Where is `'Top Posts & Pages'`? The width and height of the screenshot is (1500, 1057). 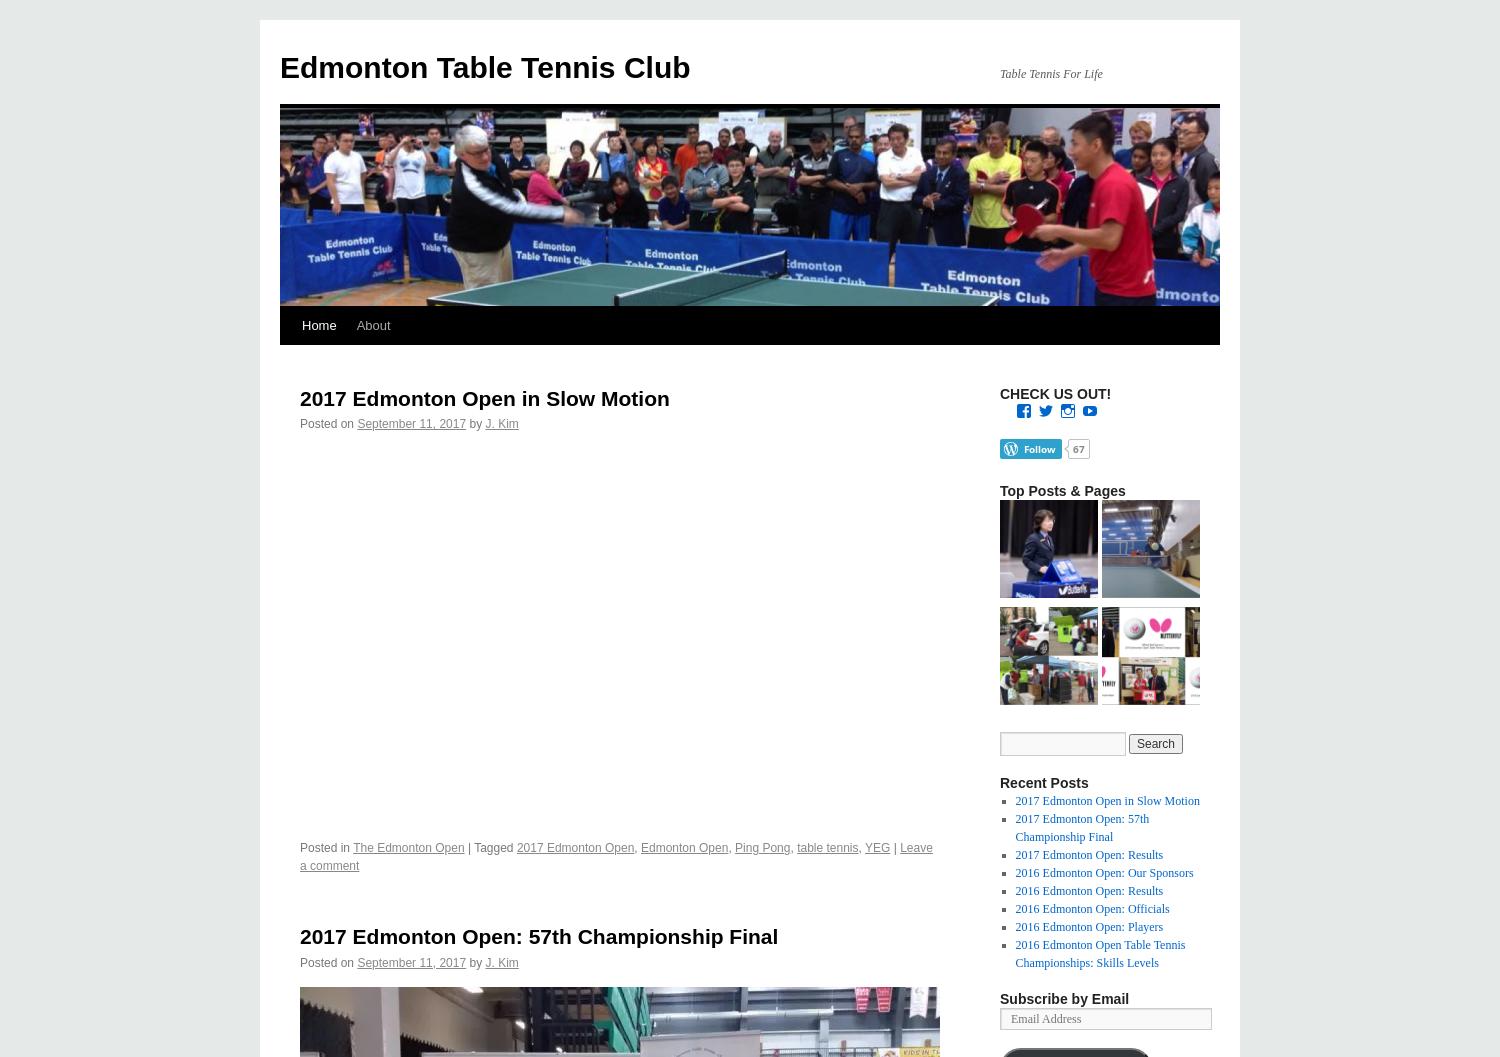 'Top Posts & Pages' is located at coordinates (1062, 490).